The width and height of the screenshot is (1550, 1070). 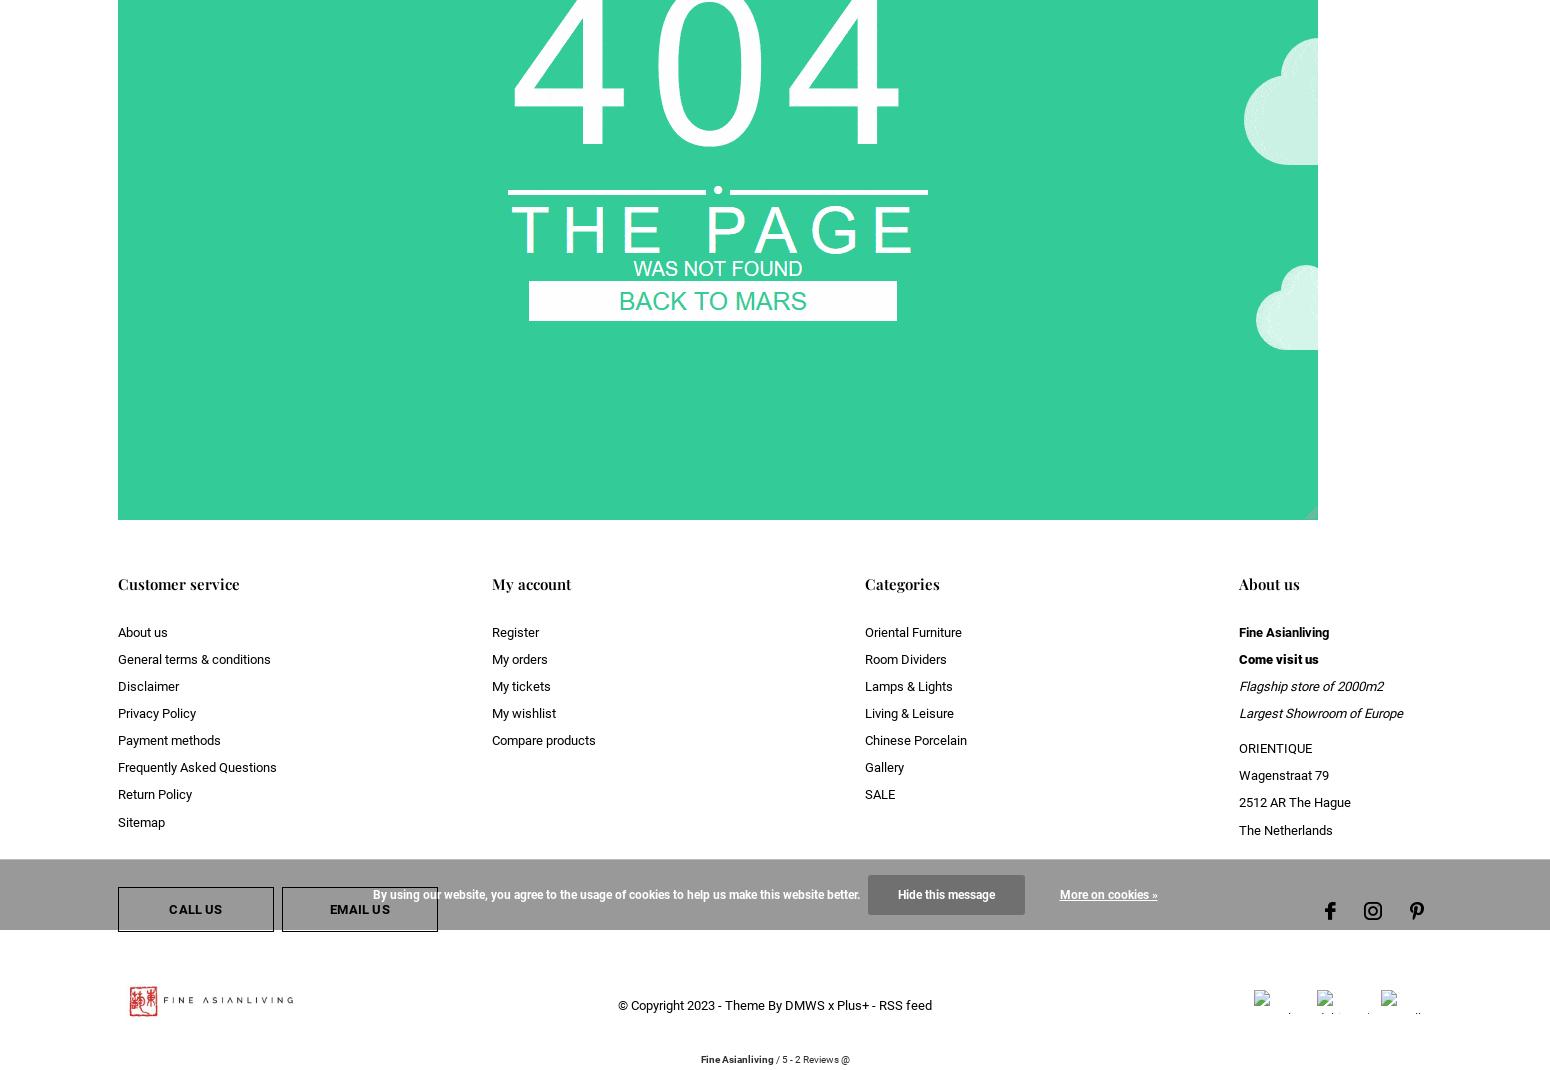 I want to click on 'My tickets', so click(x=519, y=685).